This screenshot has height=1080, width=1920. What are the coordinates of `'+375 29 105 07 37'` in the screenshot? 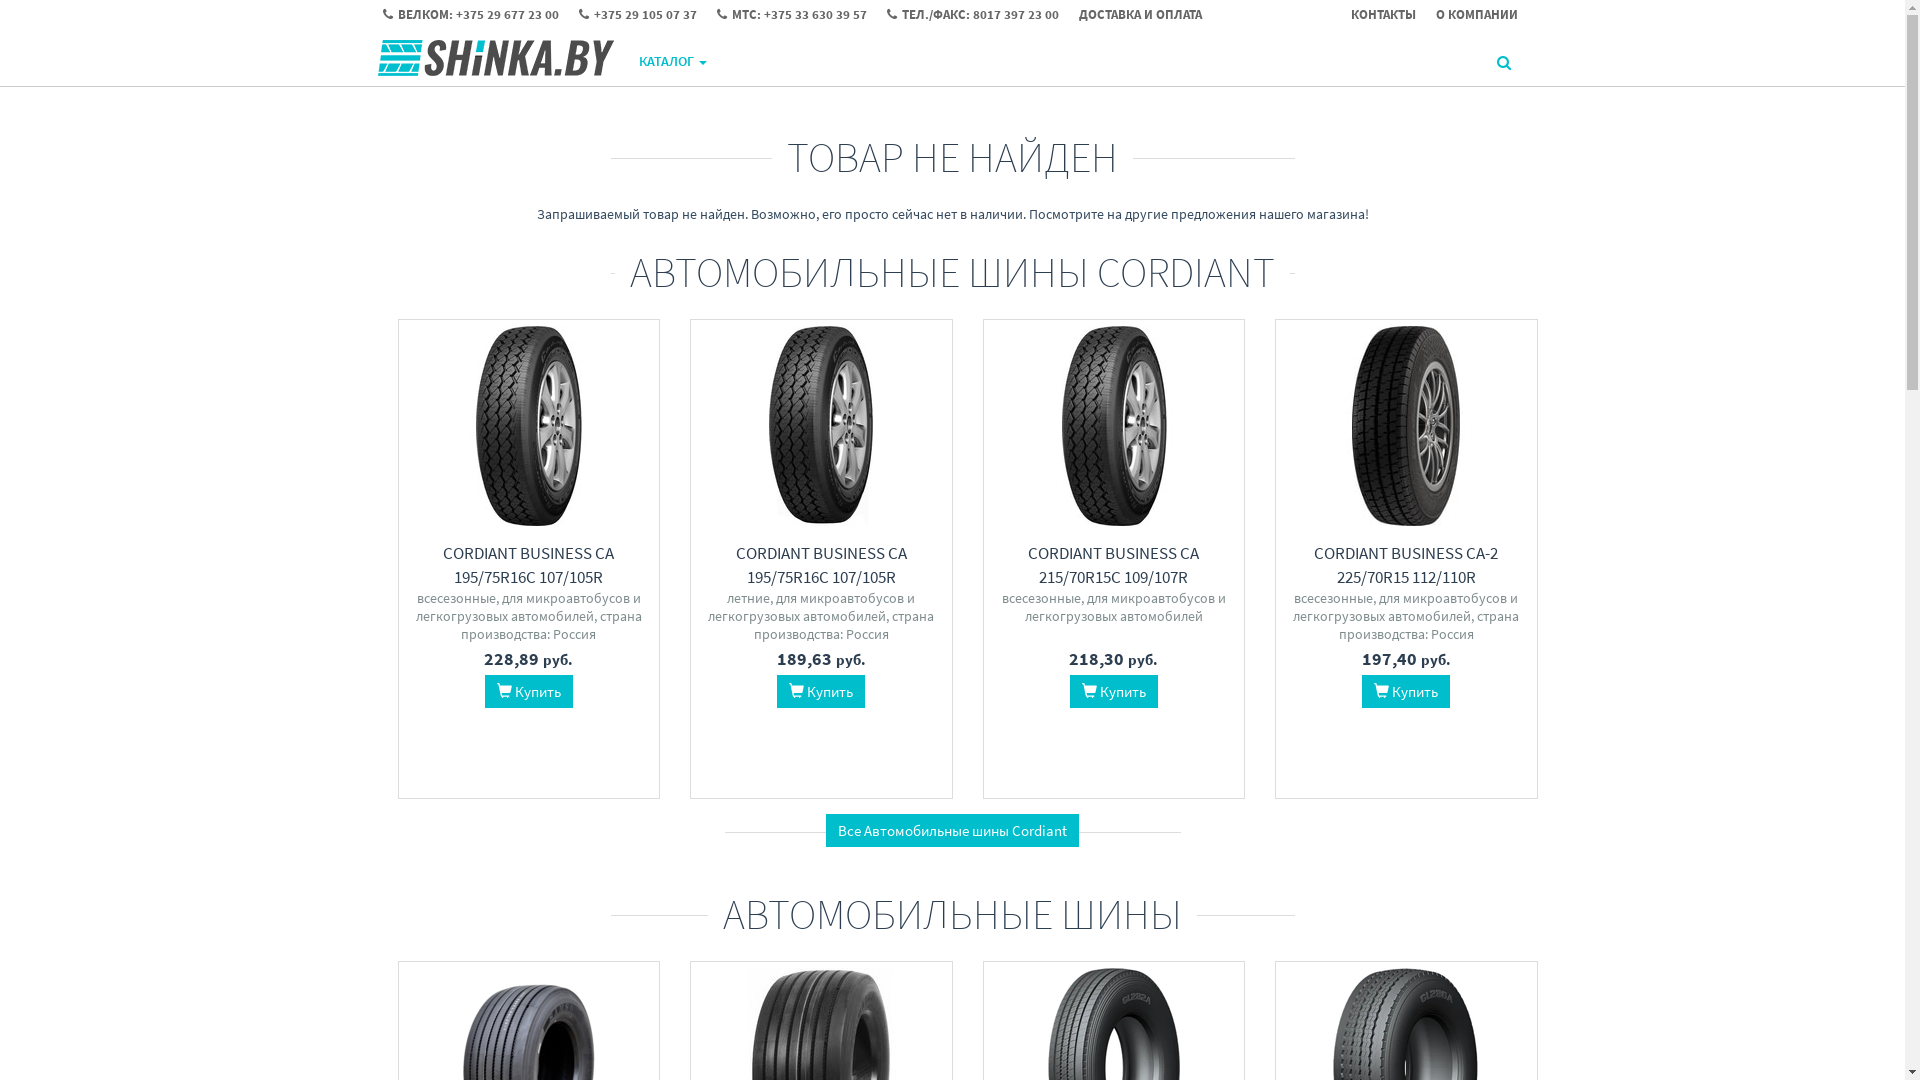 It's located at (647, 15).